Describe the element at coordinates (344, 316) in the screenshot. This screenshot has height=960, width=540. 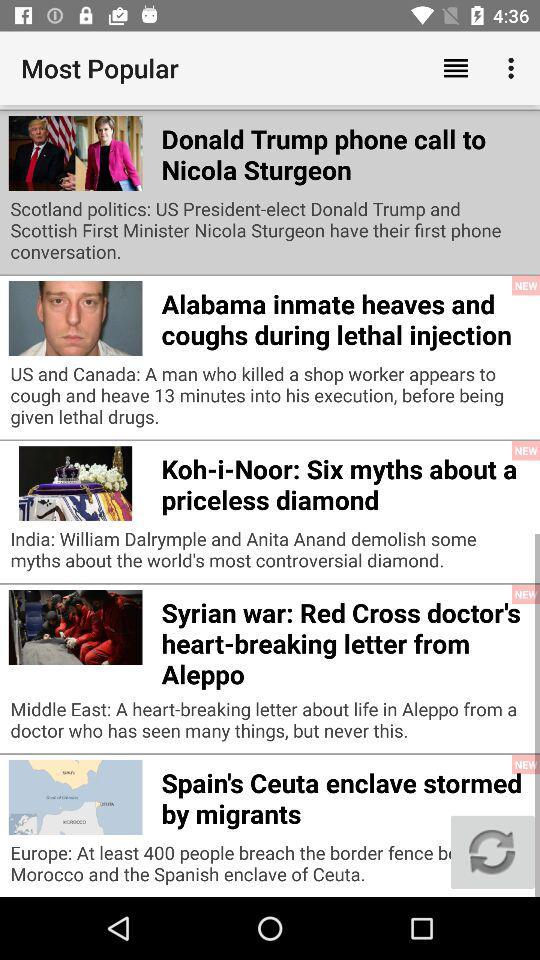
I see `app above us and canada item` at that location.